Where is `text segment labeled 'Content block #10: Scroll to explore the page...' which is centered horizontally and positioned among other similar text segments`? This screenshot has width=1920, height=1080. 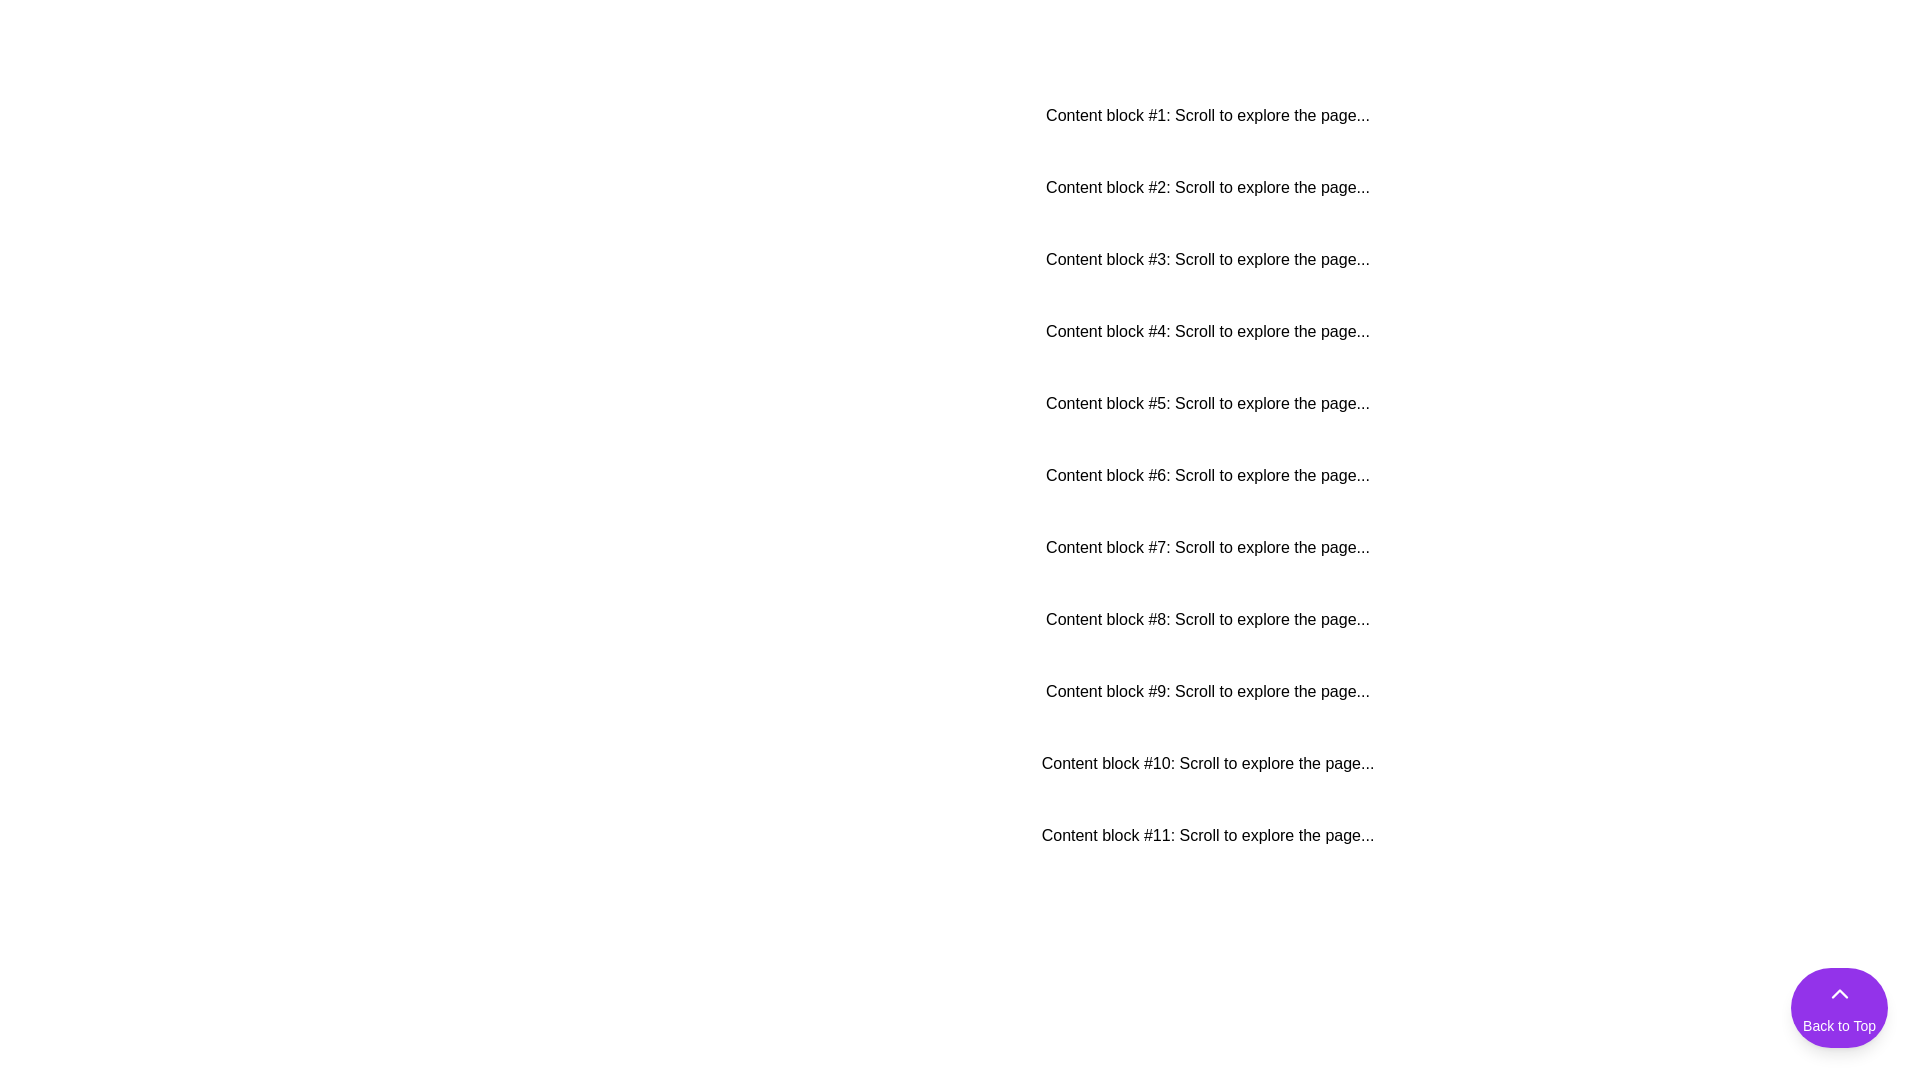
text segment labeled 'Content block #10: Scroll to explore the page...' which is centered horizontally and positioned among other similar text segments is located at coordinates (1207, 763).